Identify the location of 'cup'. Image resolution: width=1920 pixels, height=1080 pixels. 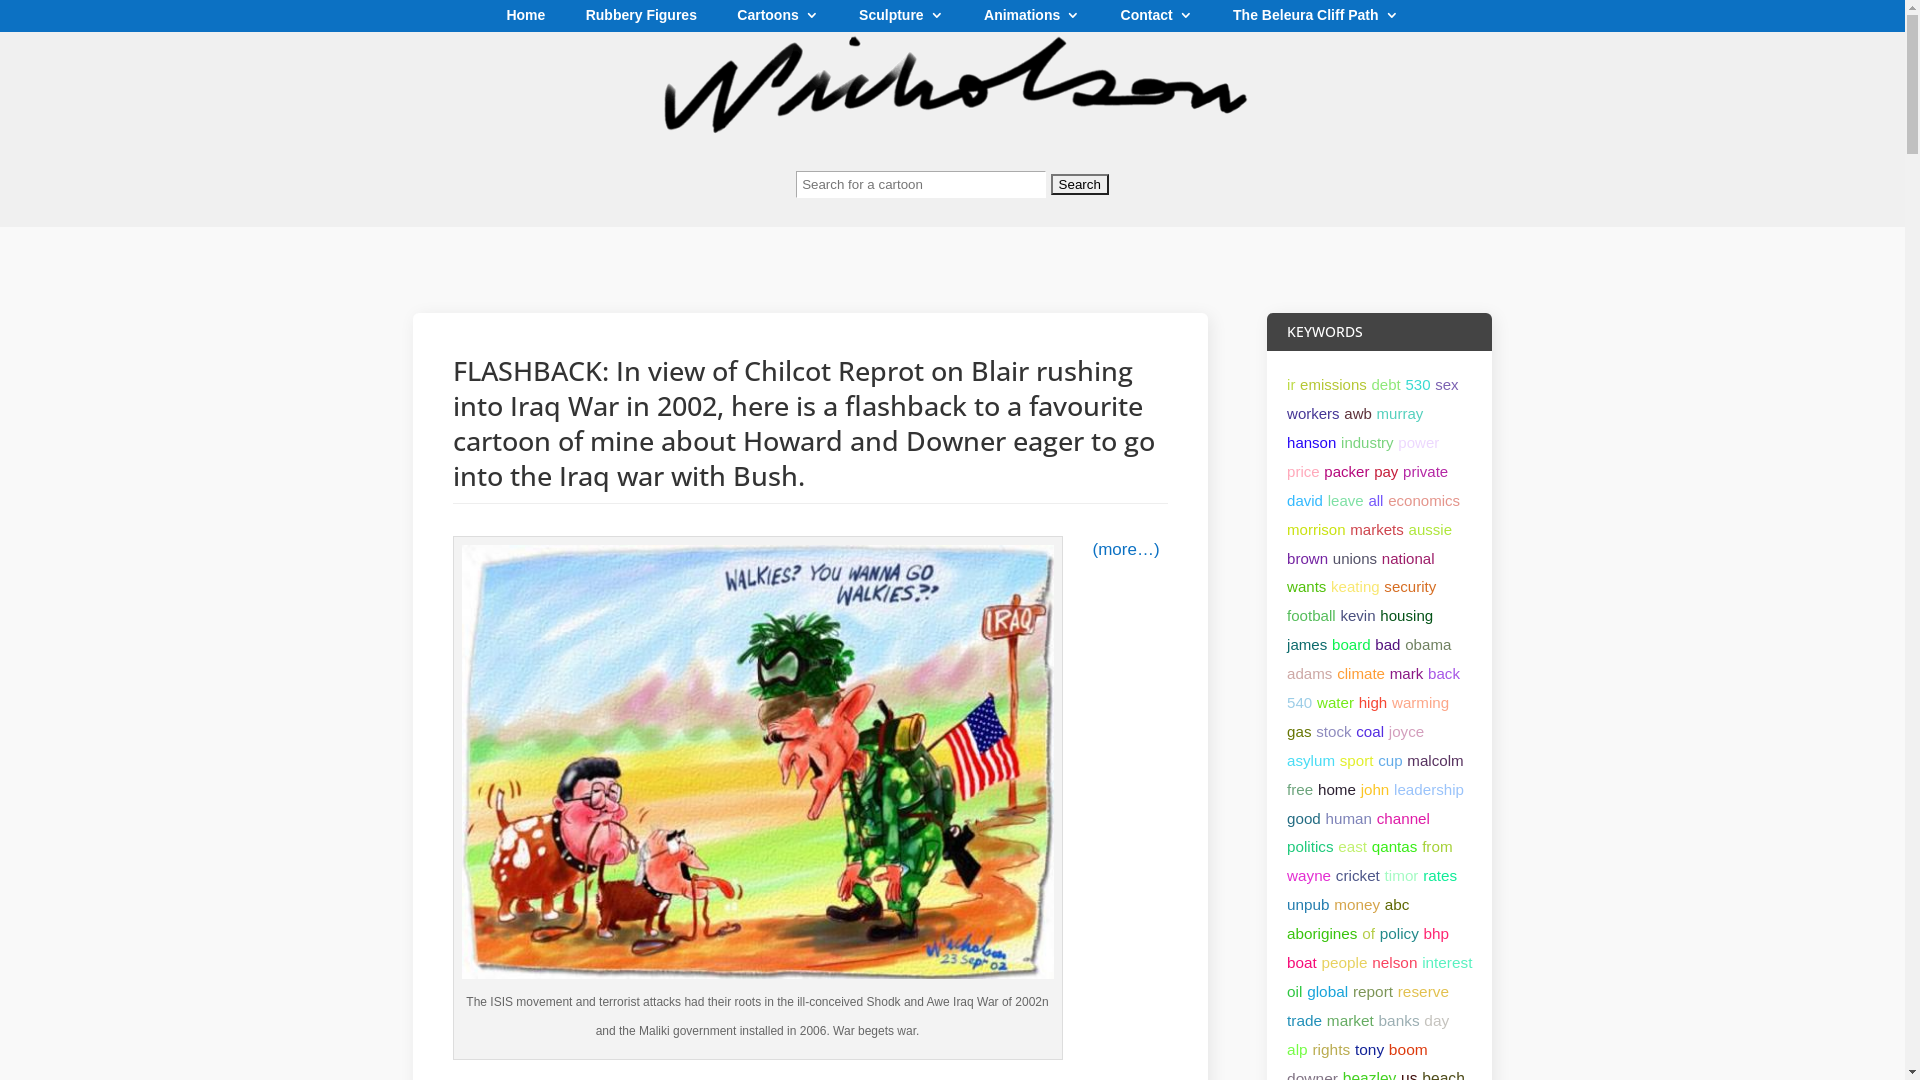
(1389, 760).